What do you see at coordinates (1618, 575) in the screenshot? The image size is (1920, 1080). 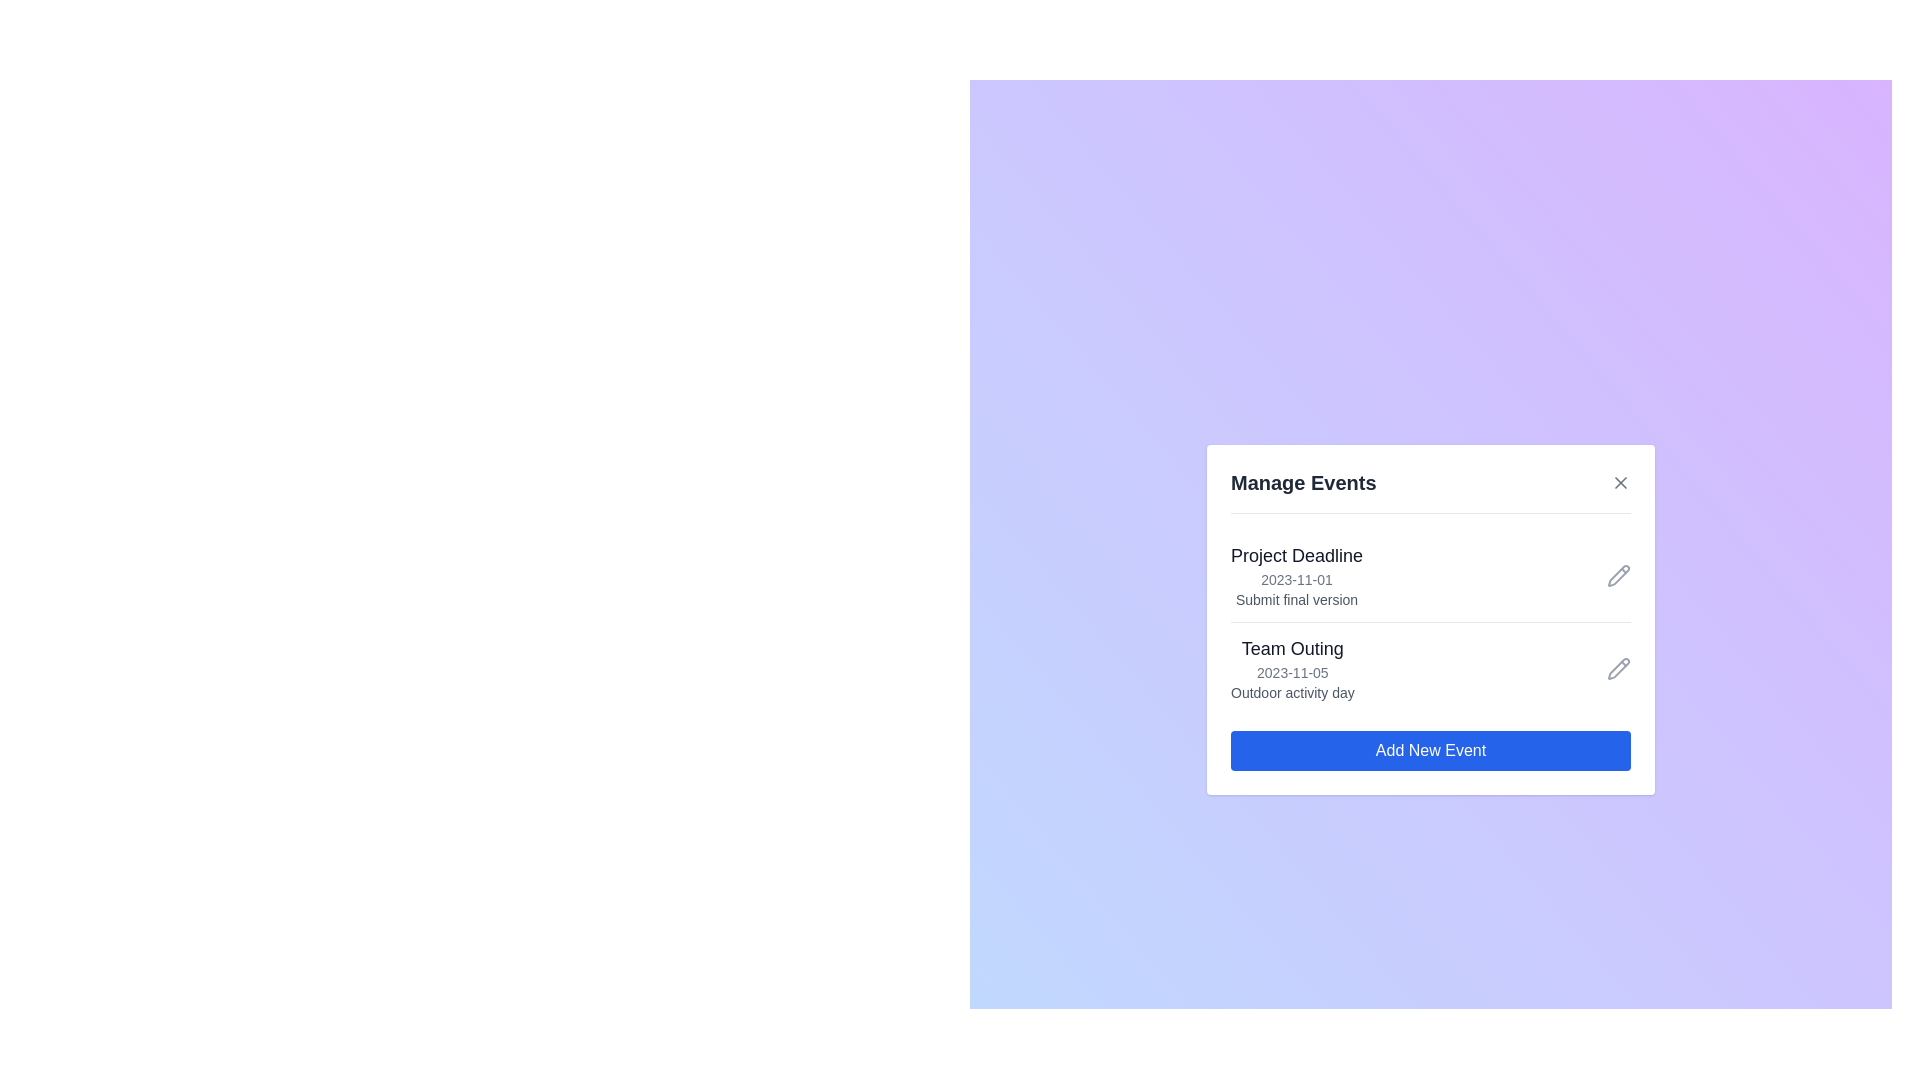 I see `the edit icon for the event titled 'Project Deadline'` at bounding box center [1618, 575].